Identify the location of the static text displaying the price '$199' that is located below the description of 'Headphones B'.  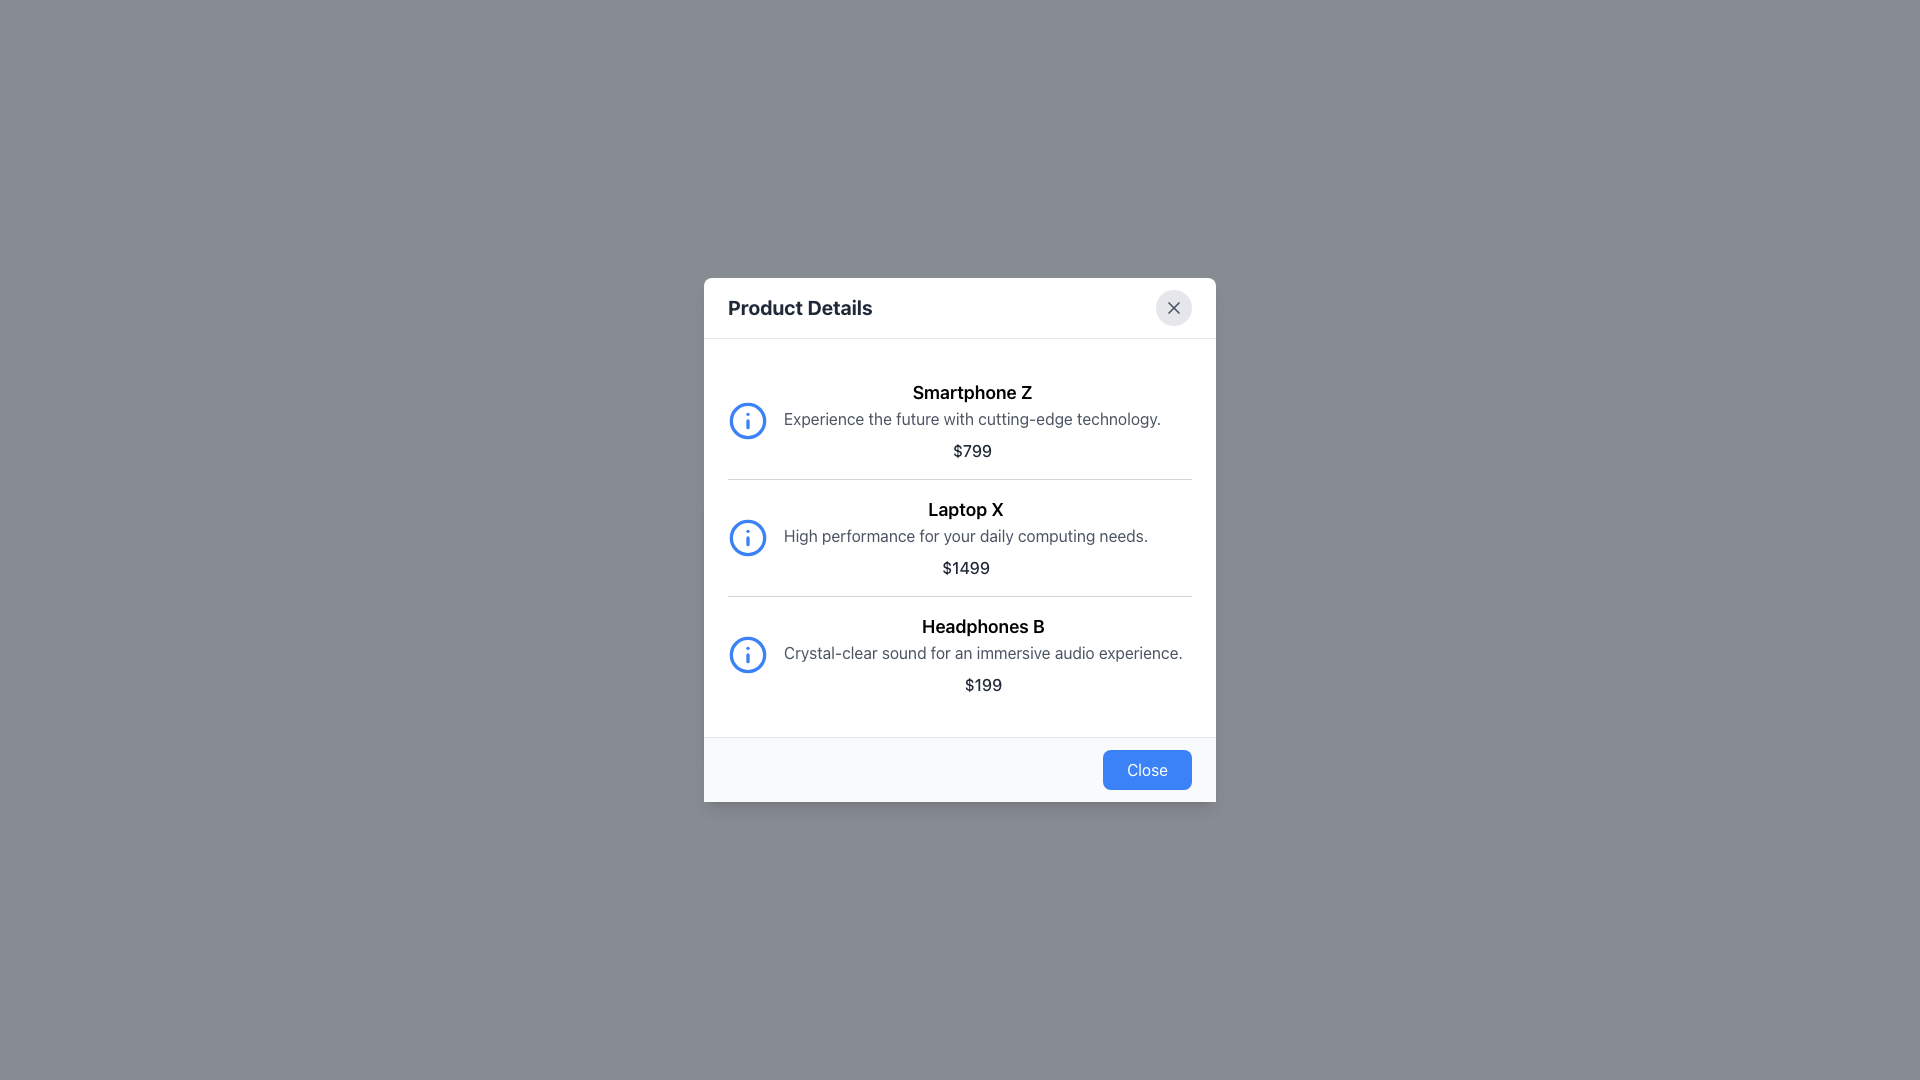
(983, 684).